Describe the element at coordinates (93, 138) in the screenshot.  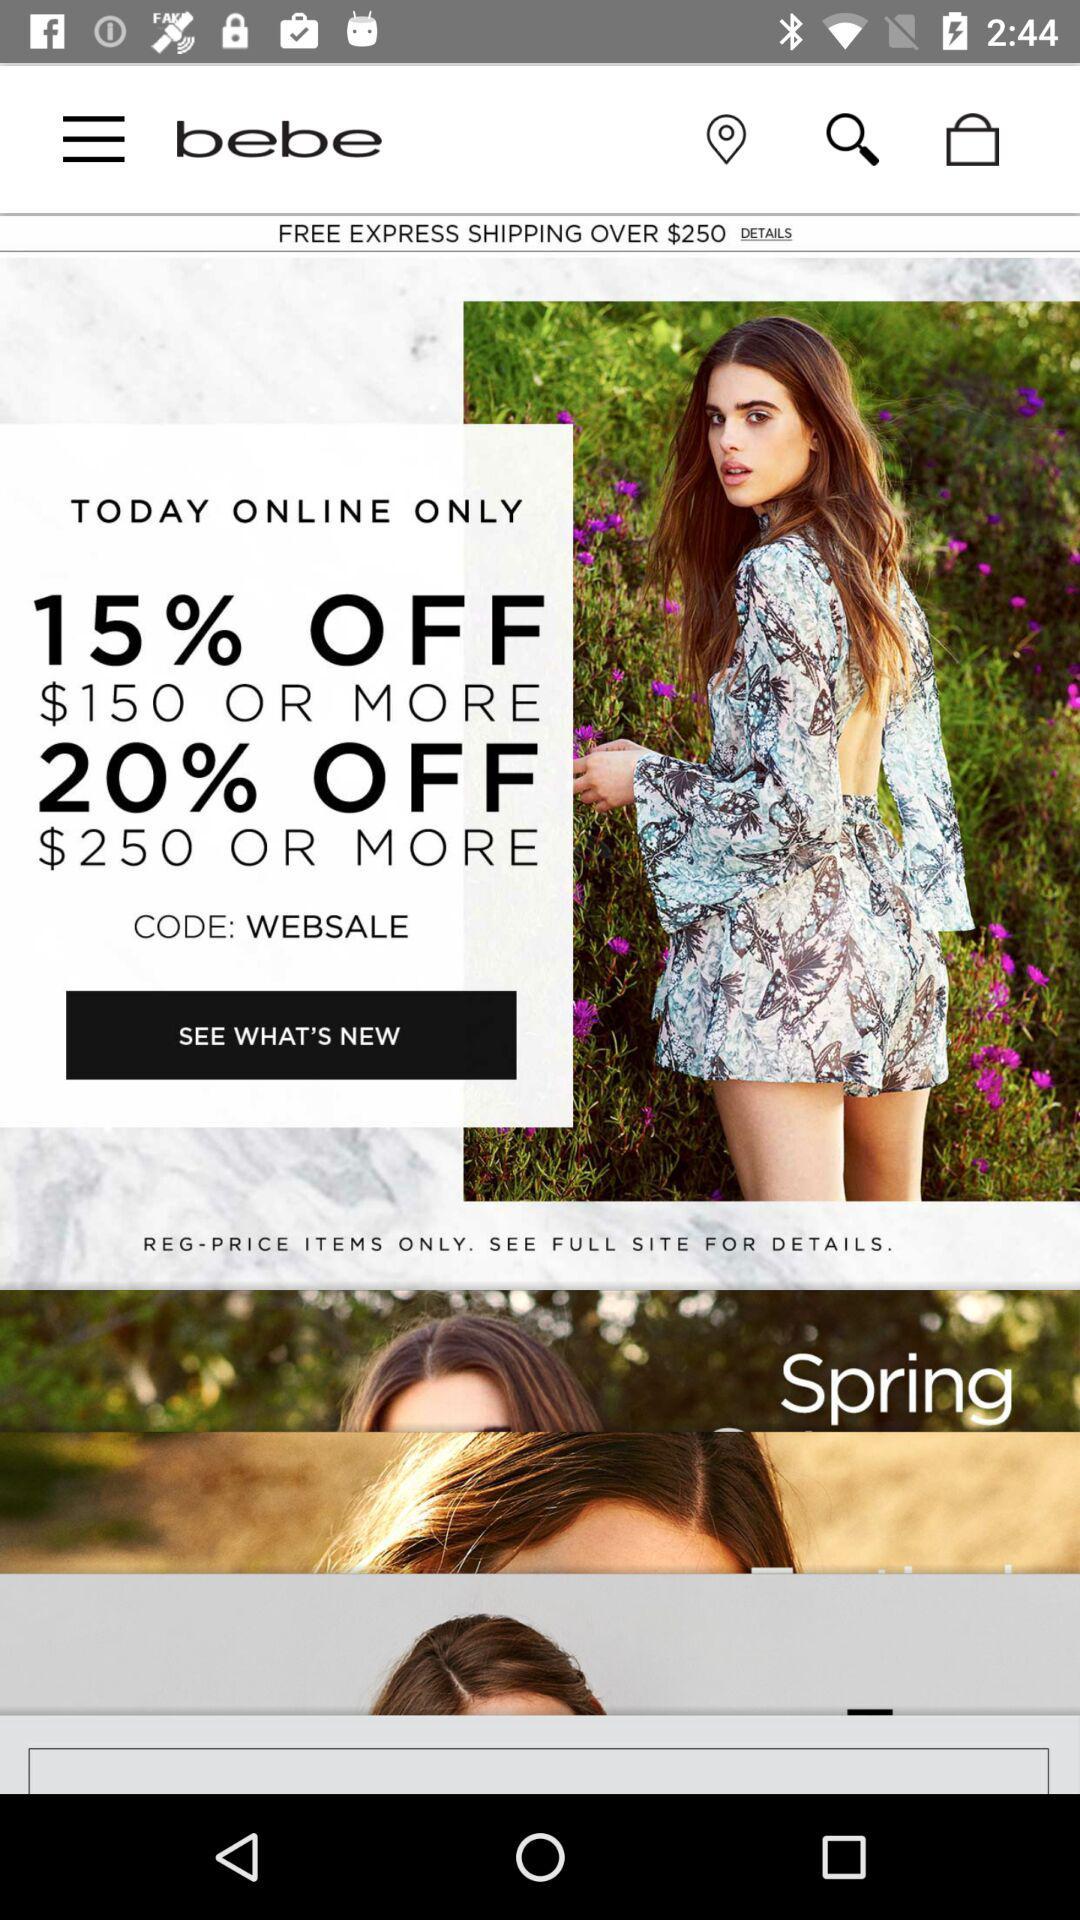
I see `open app menu` at that location.